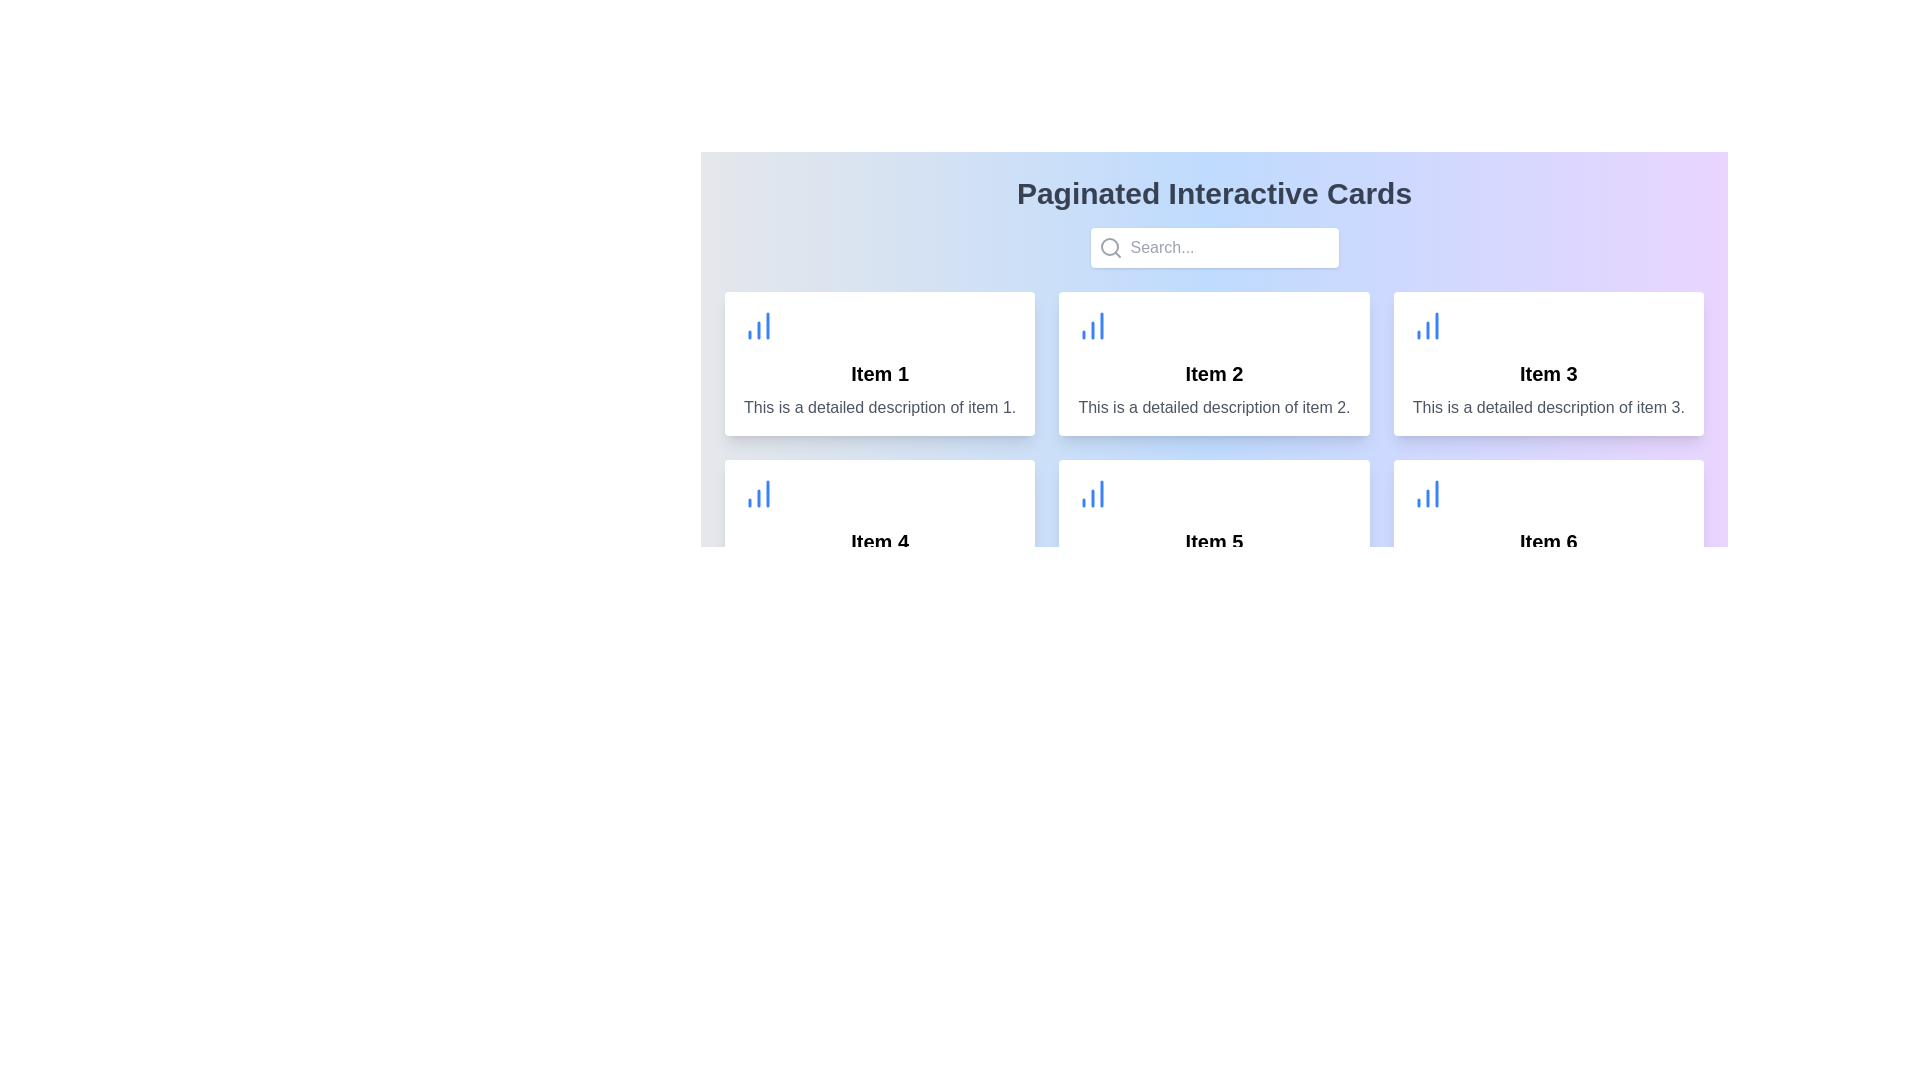 The height and width of the screenshot is (1080, 1920). Describe the element at coordinates (757, 325) in the screenshot. I see `the column chart icon, which is a blue icon with three vertical bars located at the top-left corner of the card titled 'Item 1'` at that location.